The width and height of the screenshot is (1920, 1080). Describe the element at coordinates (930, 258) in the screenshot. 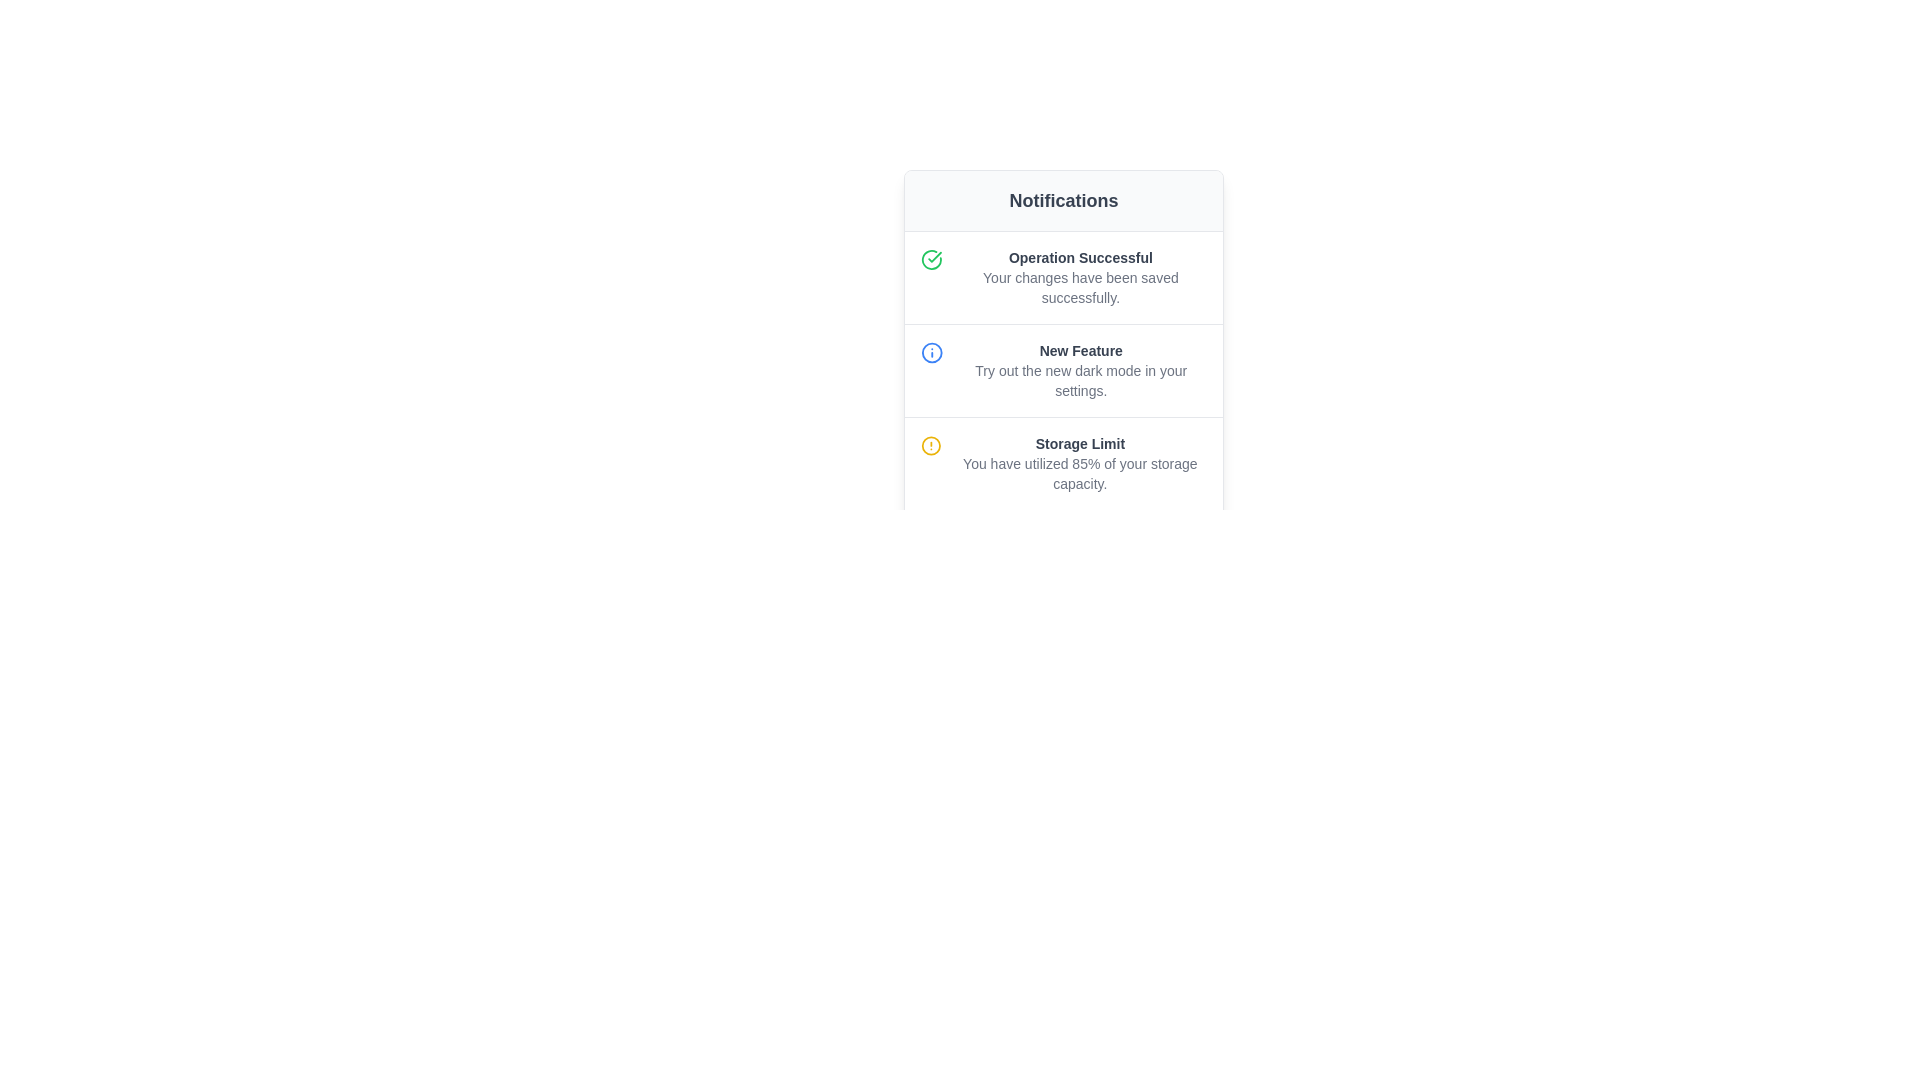

I see `the green circular icon with a check mark inside, which is located to the left of the text 'Operation Successful' in the first notification entry` at that location.